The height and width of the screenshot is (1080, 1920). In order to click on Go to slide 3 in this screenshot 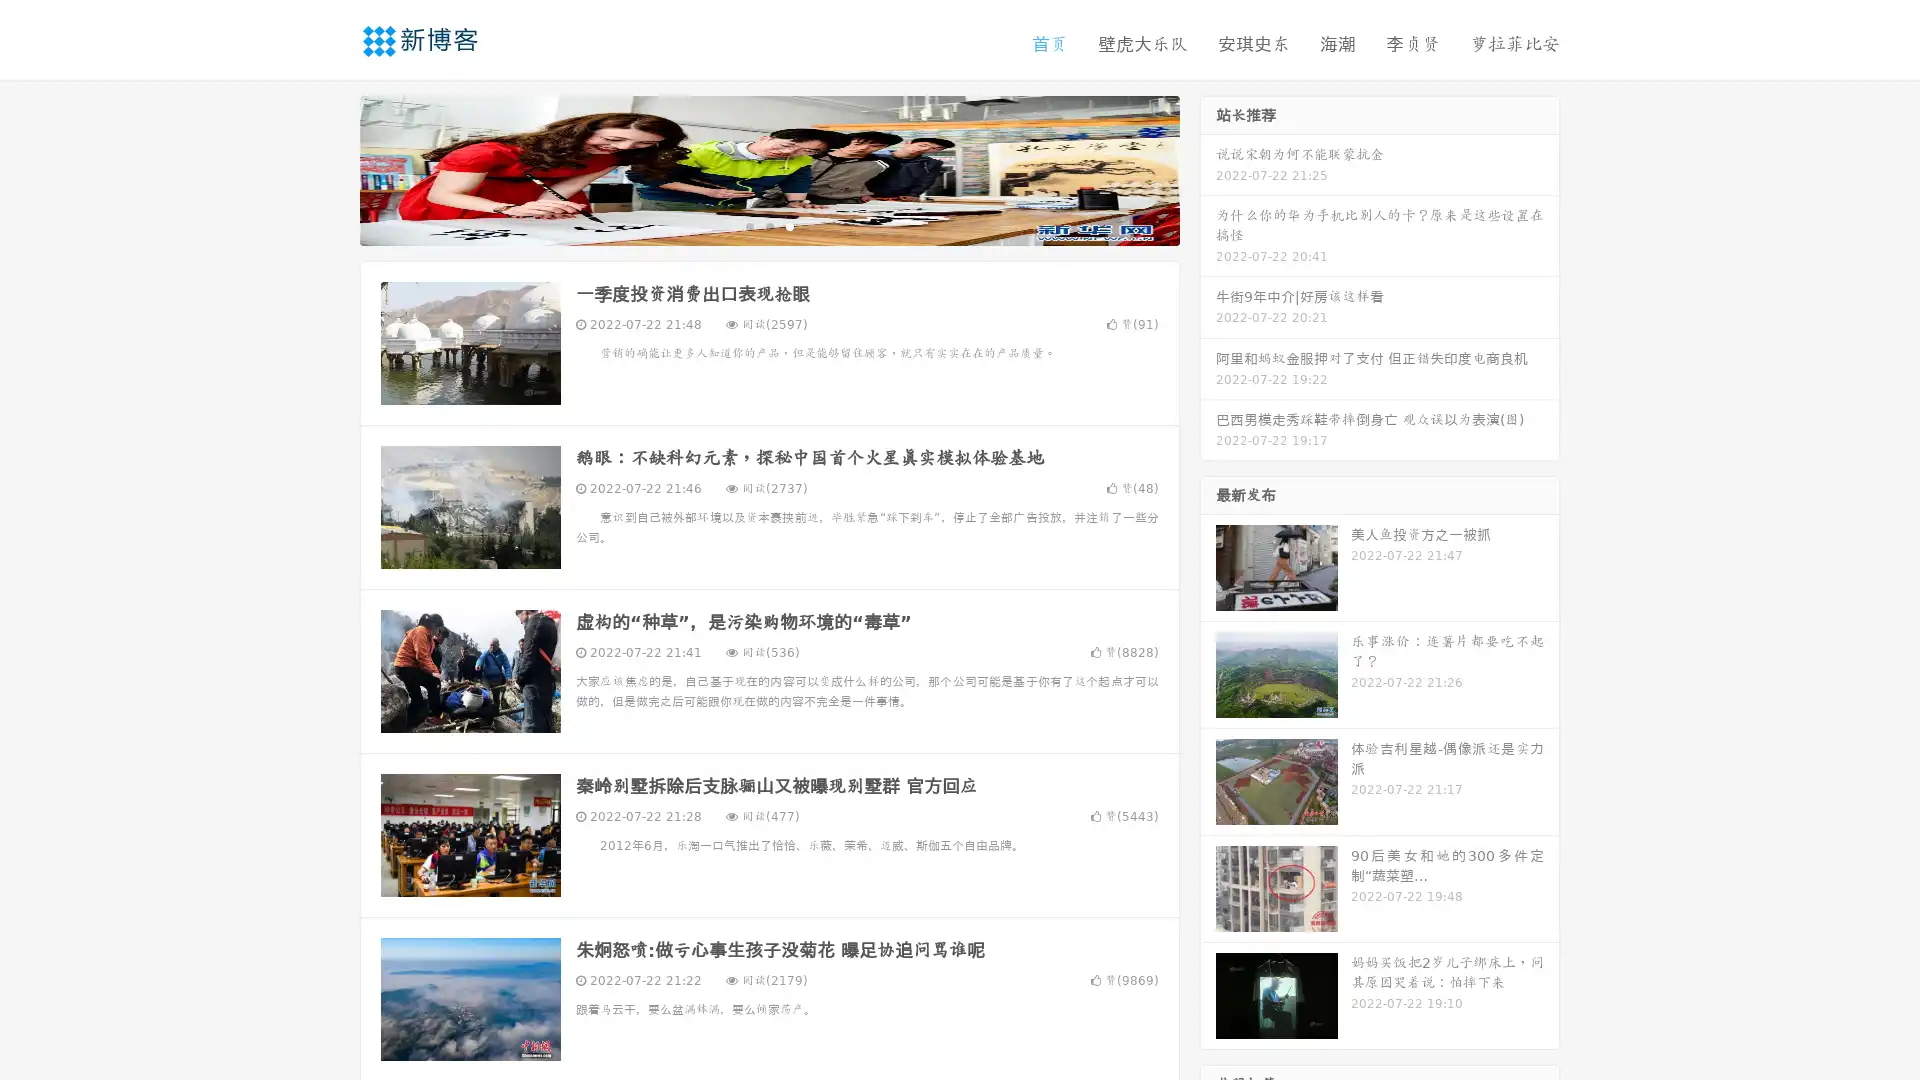, I will do `click(789, 225)`.